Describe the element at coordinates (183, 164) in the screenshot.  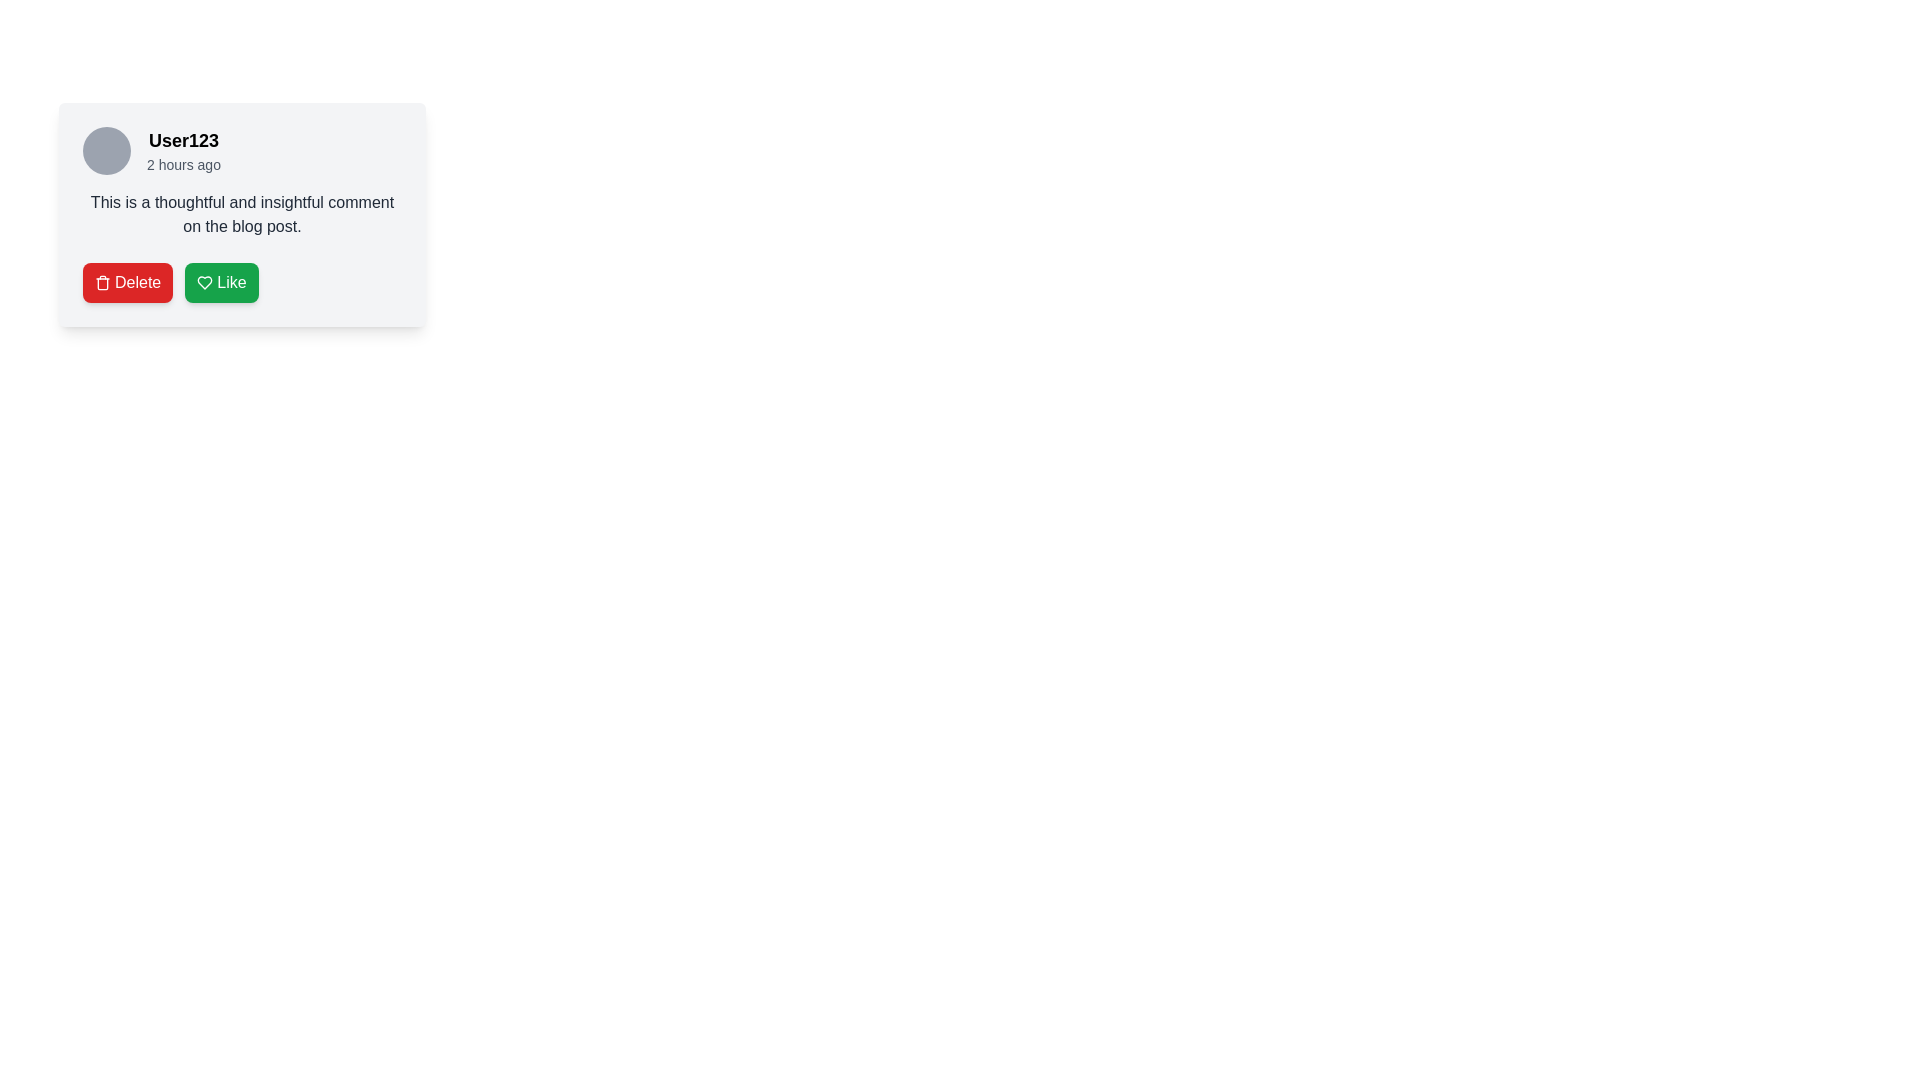
I see `timestamp text styled in a smaller gray font located directly below the 'User123' text` at that location.